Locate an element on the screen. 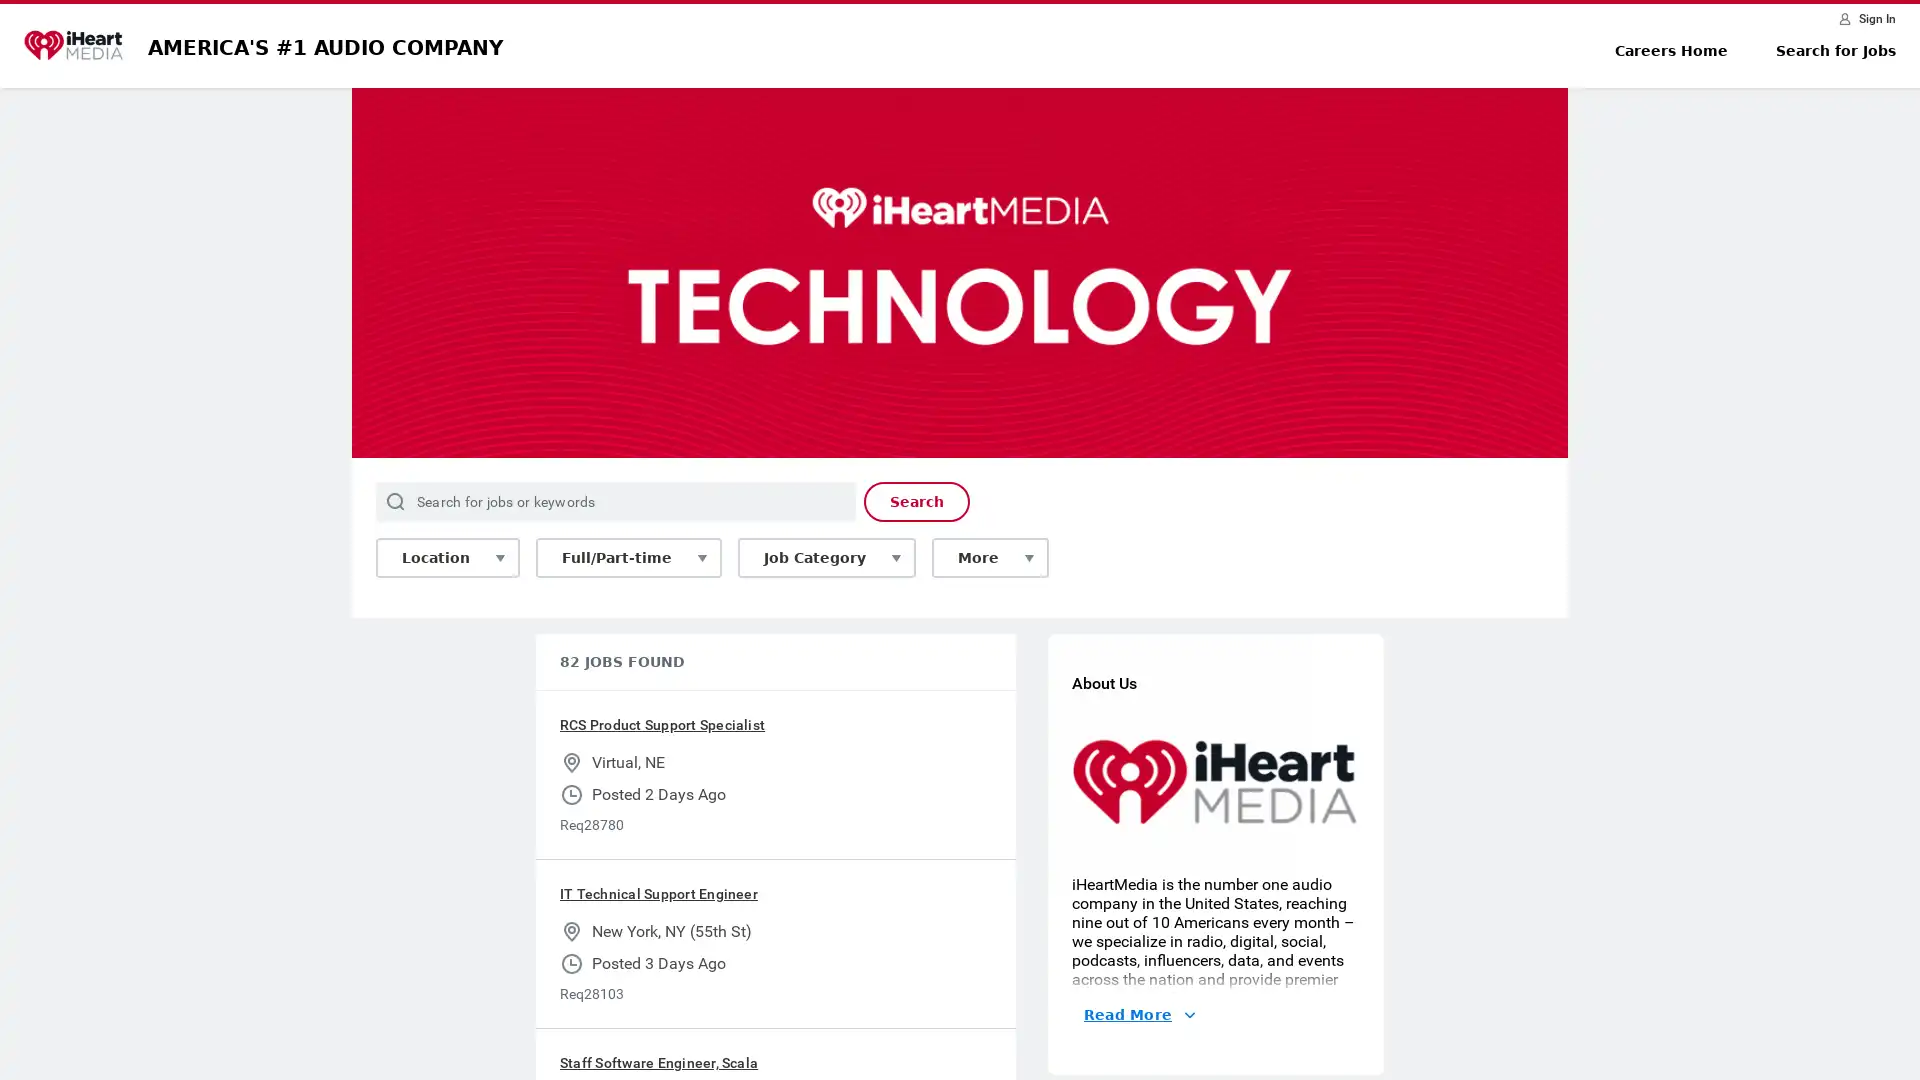 This screenshot has width=1920, height=1080. Search is located at coordinates (911, 500).